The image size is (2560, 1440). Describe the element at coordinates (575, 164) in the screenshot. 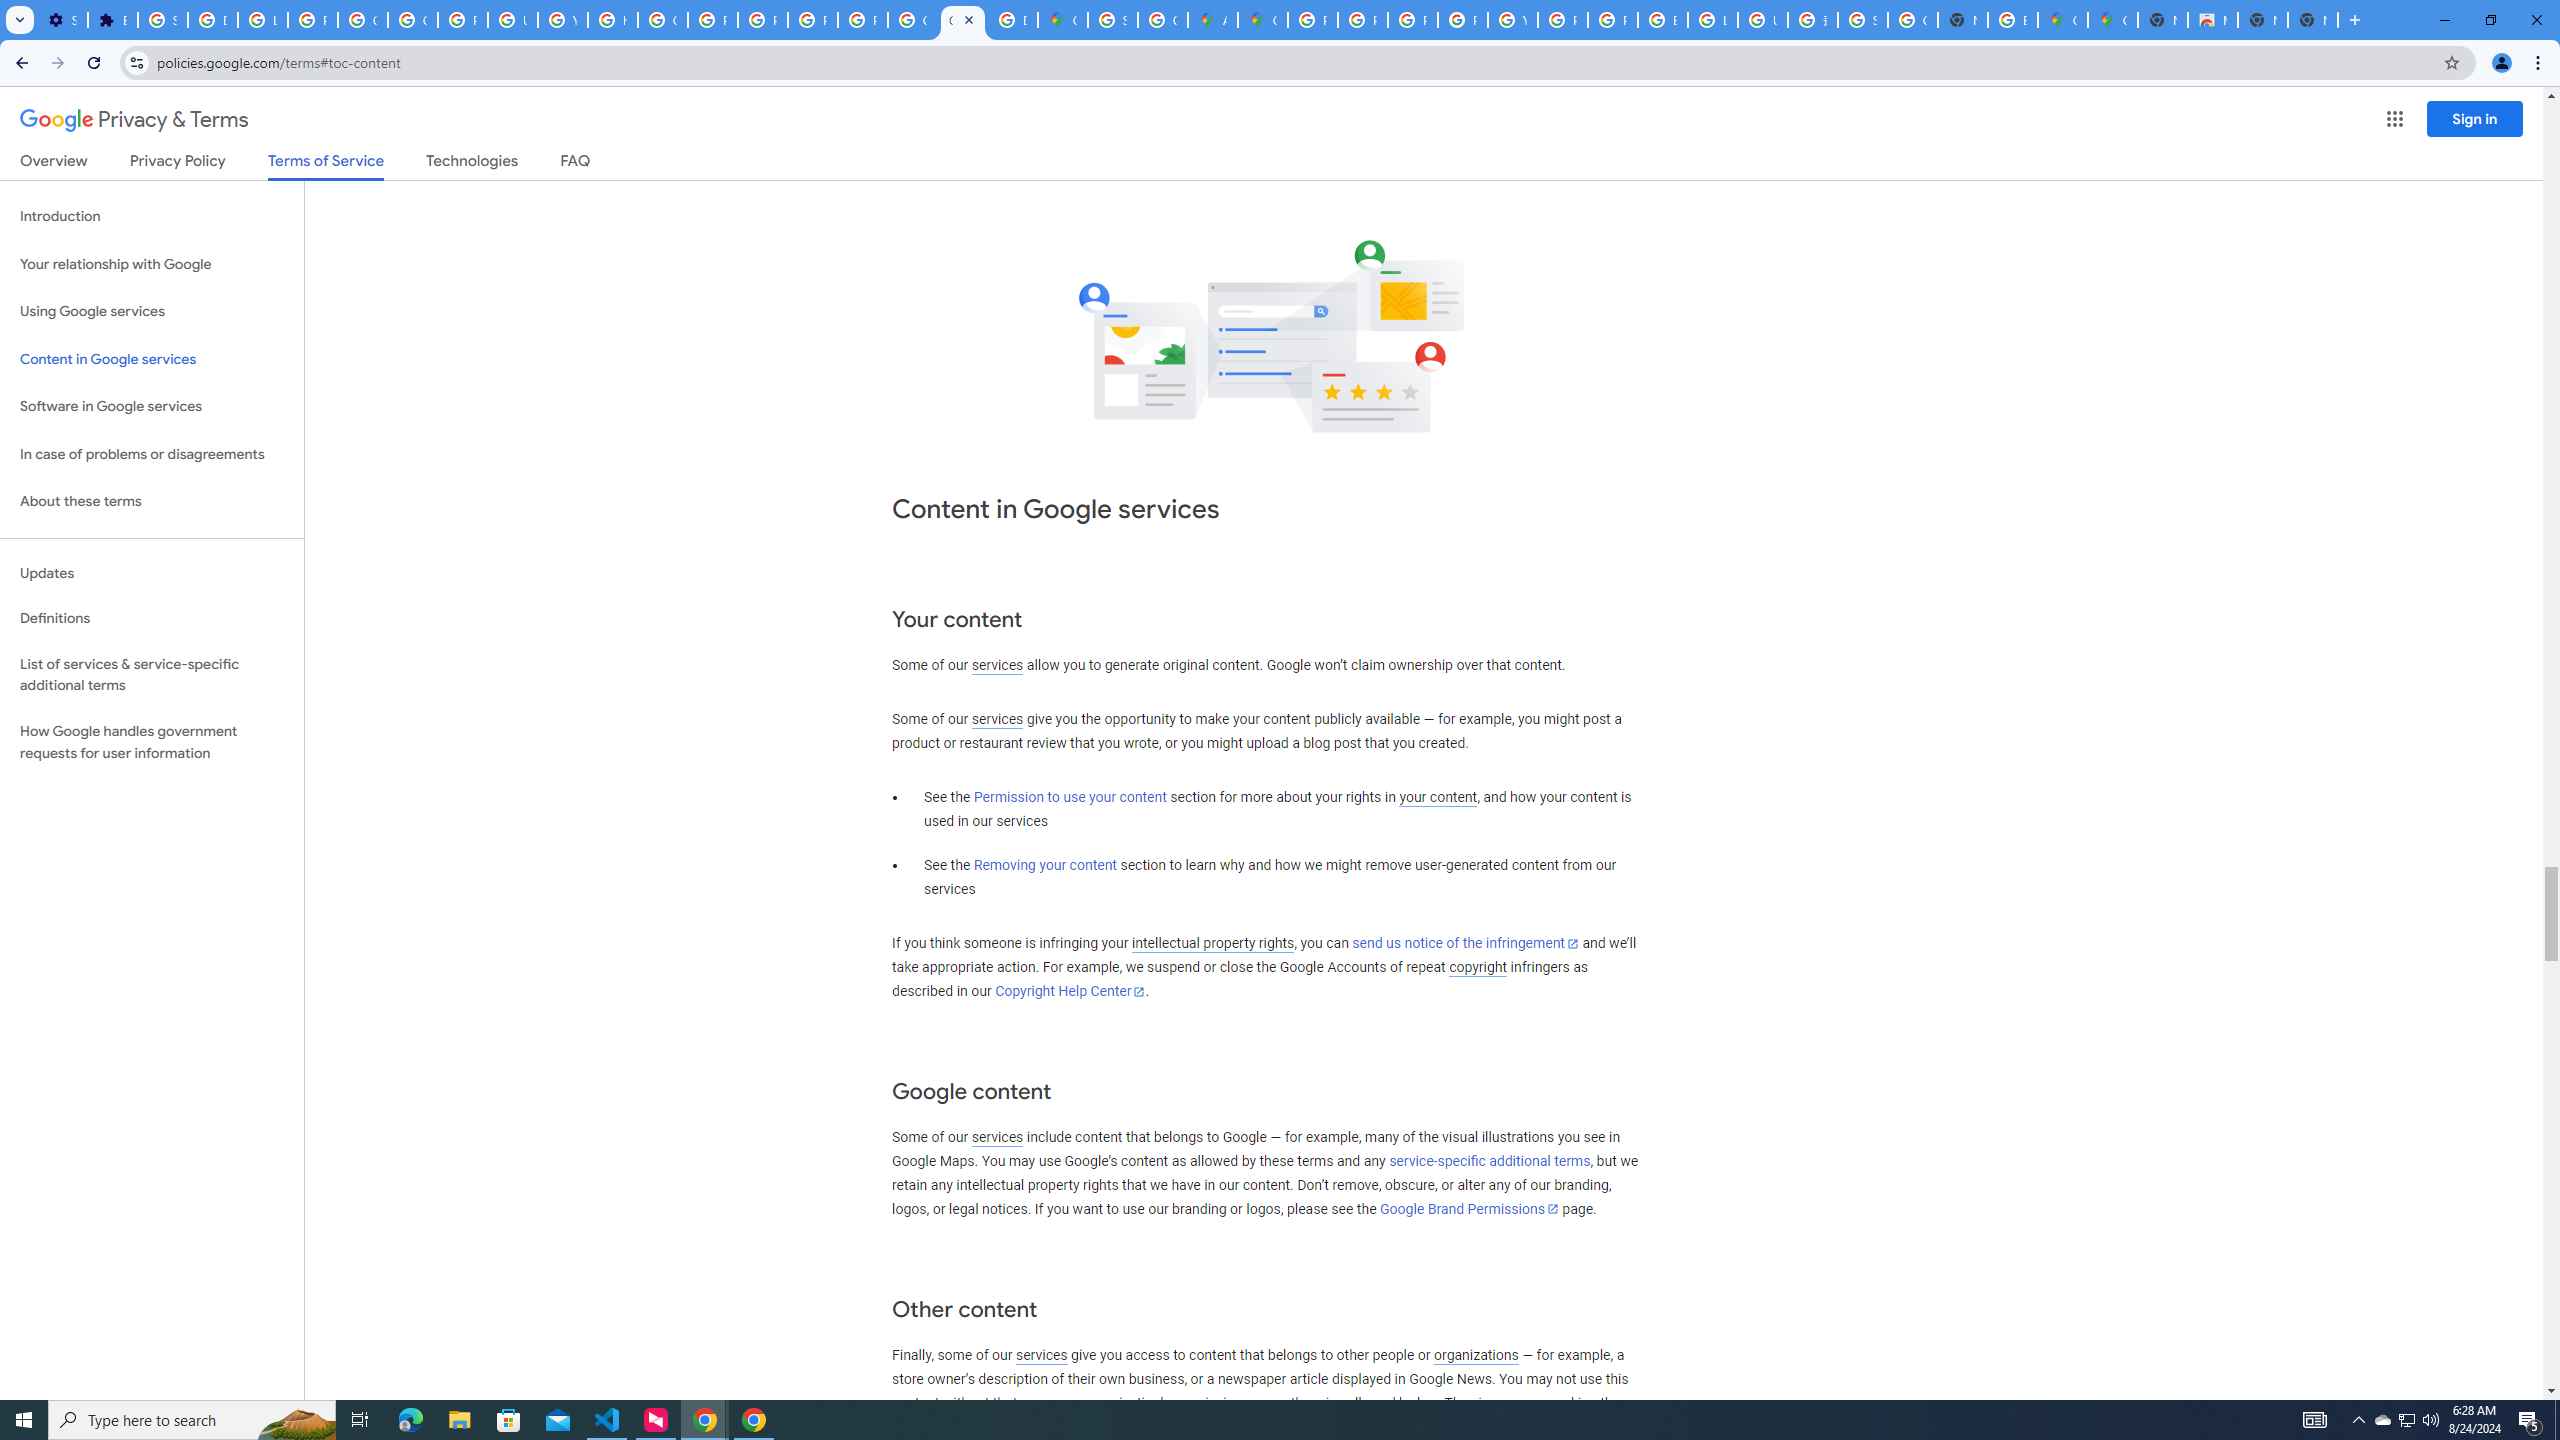

I see `'FAQ'` at that location.